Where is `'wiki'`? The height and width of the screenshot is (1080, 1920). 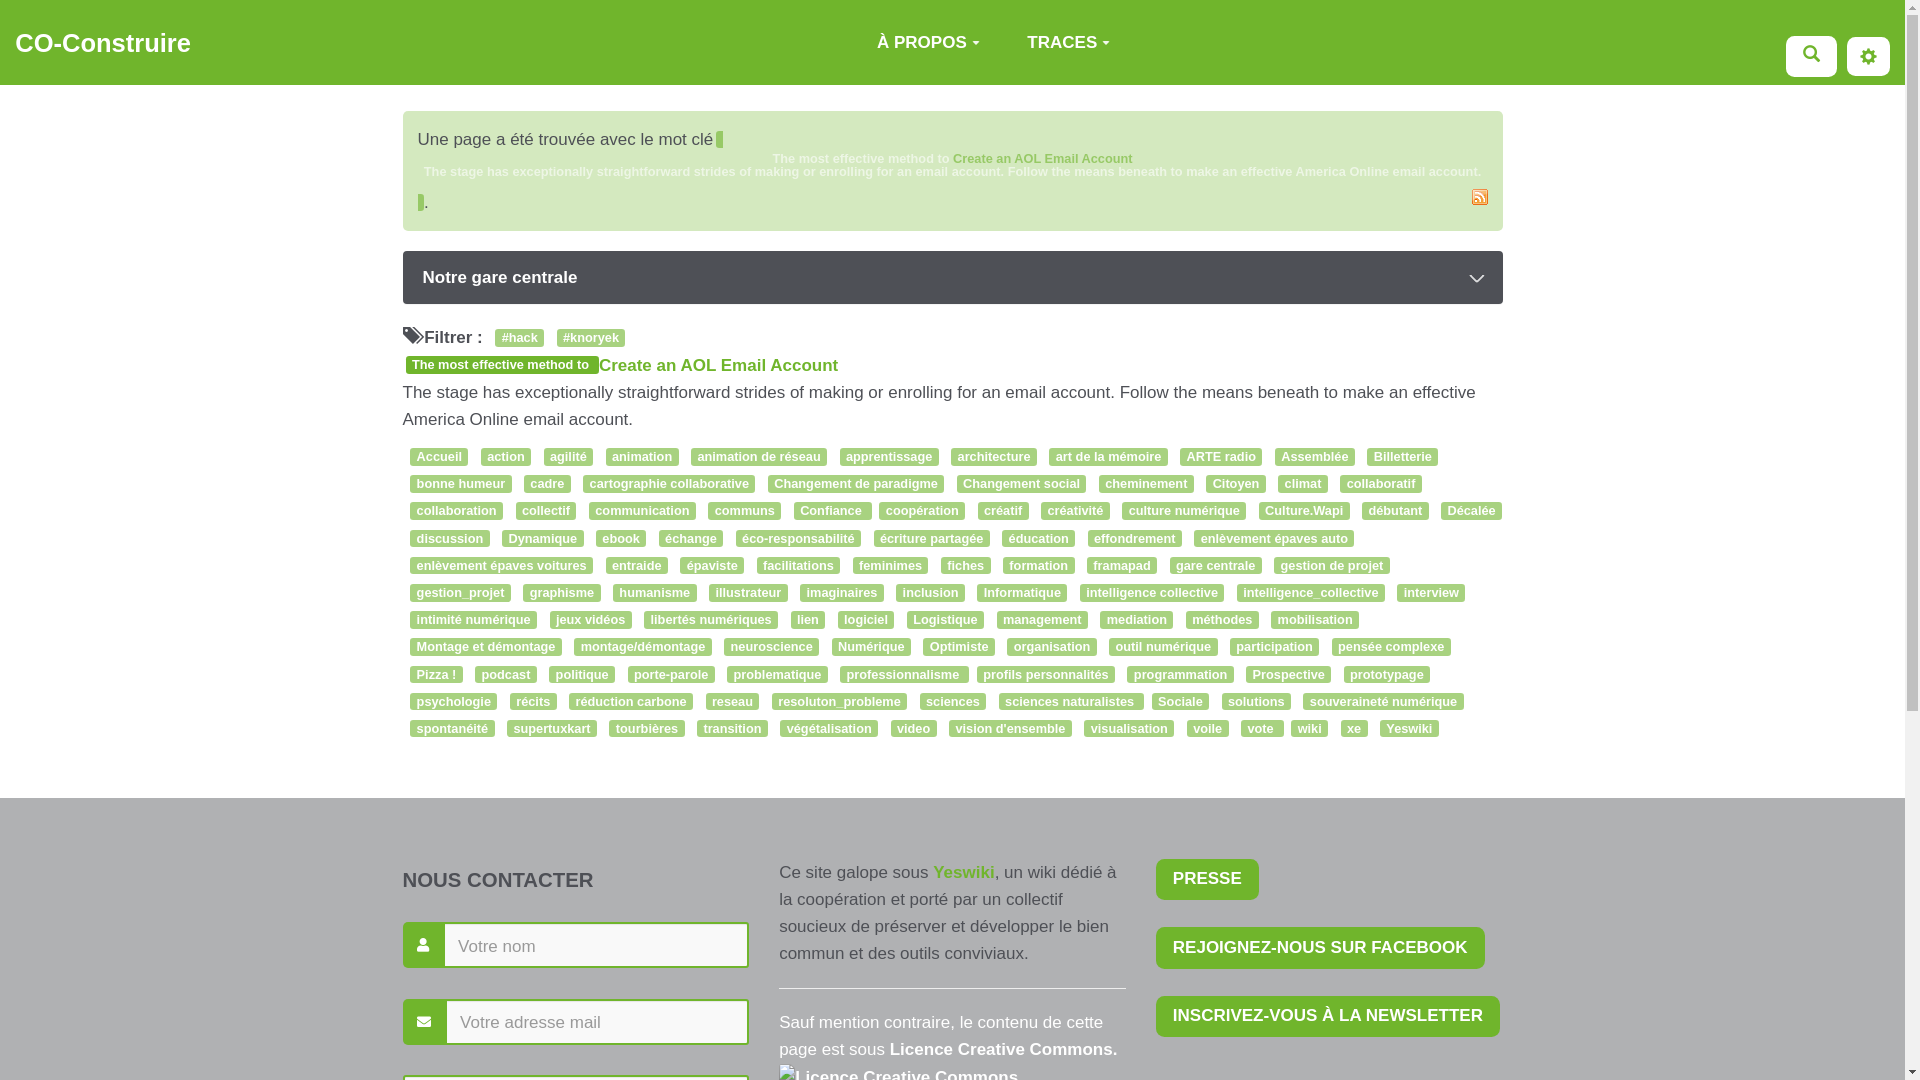
'wiki' is located at coordinates (1291, 729).